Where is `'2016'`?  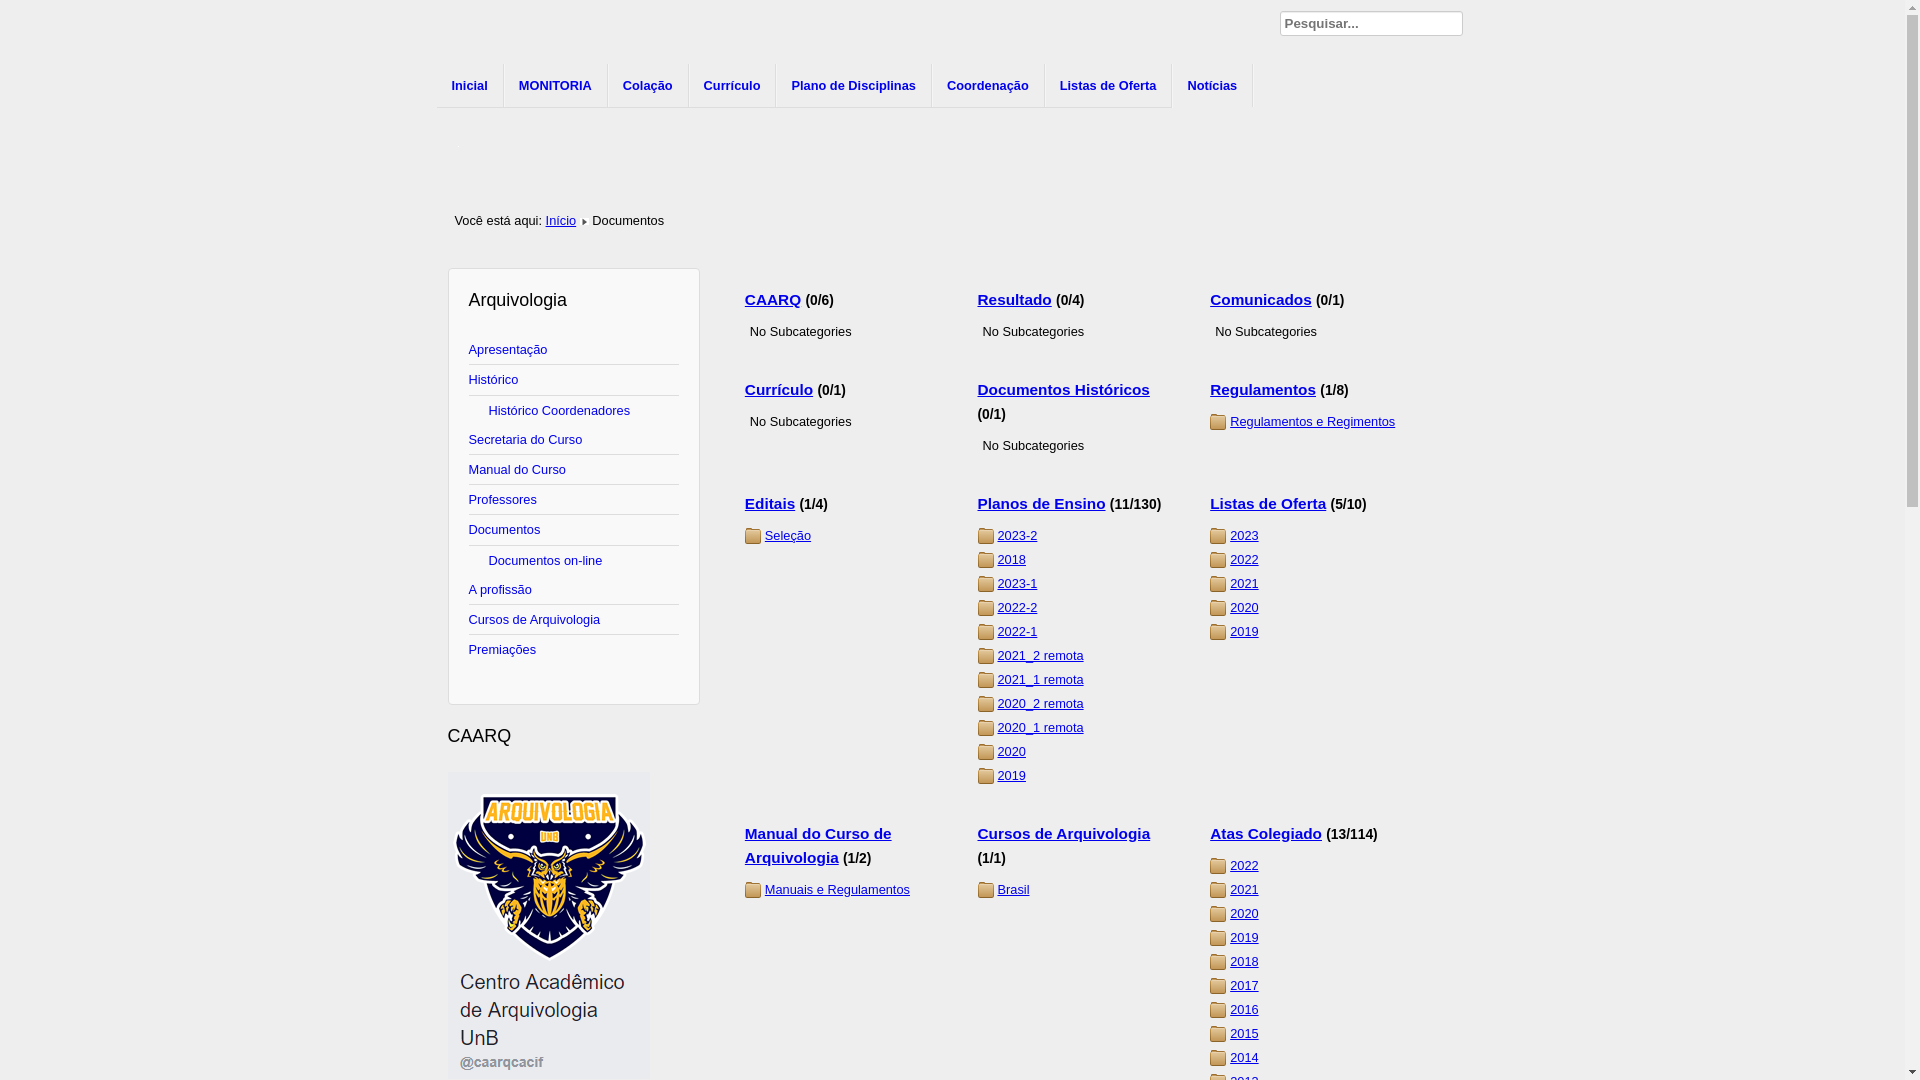
'2016' is located at coordinates (1242, 1009).